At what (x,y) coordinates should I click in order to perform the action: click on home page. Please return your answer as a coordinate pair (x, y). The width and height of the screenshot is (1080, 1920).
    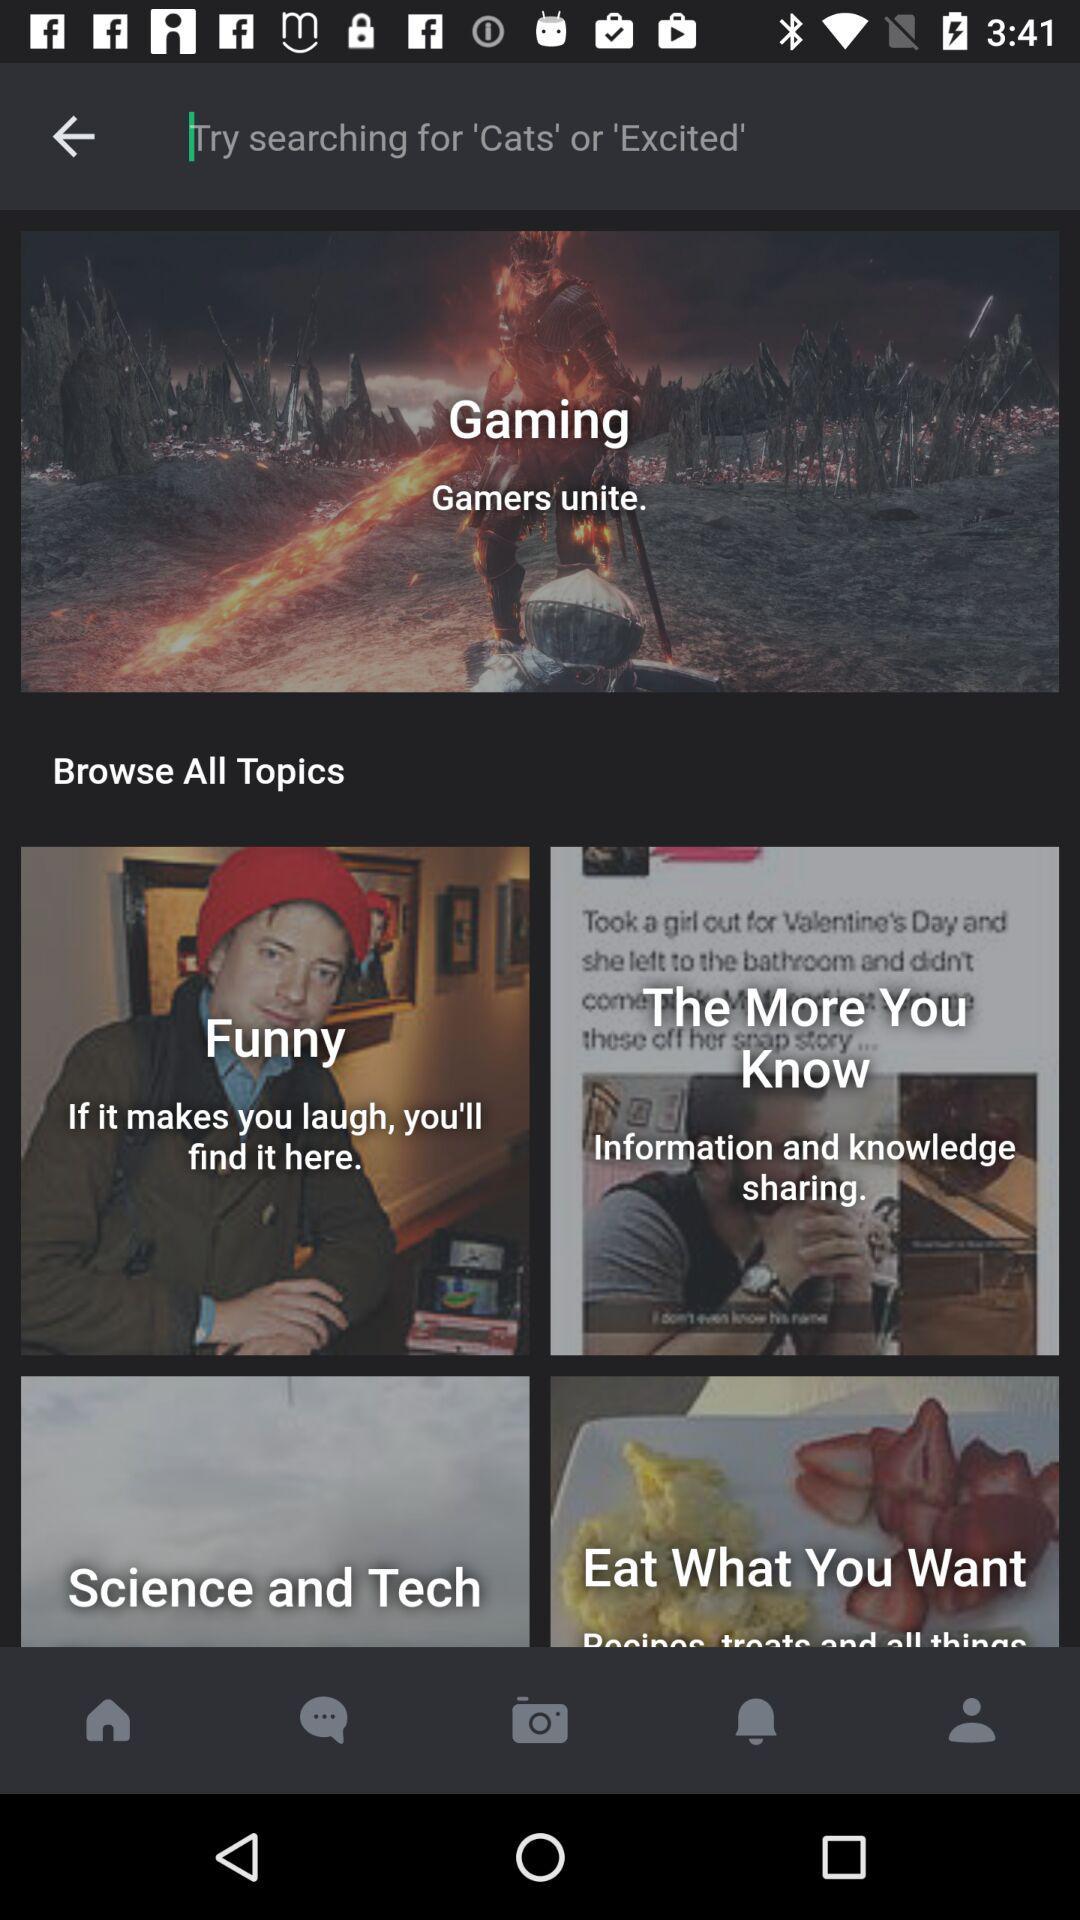
    Looking at the image, I should click on (108, 1719).